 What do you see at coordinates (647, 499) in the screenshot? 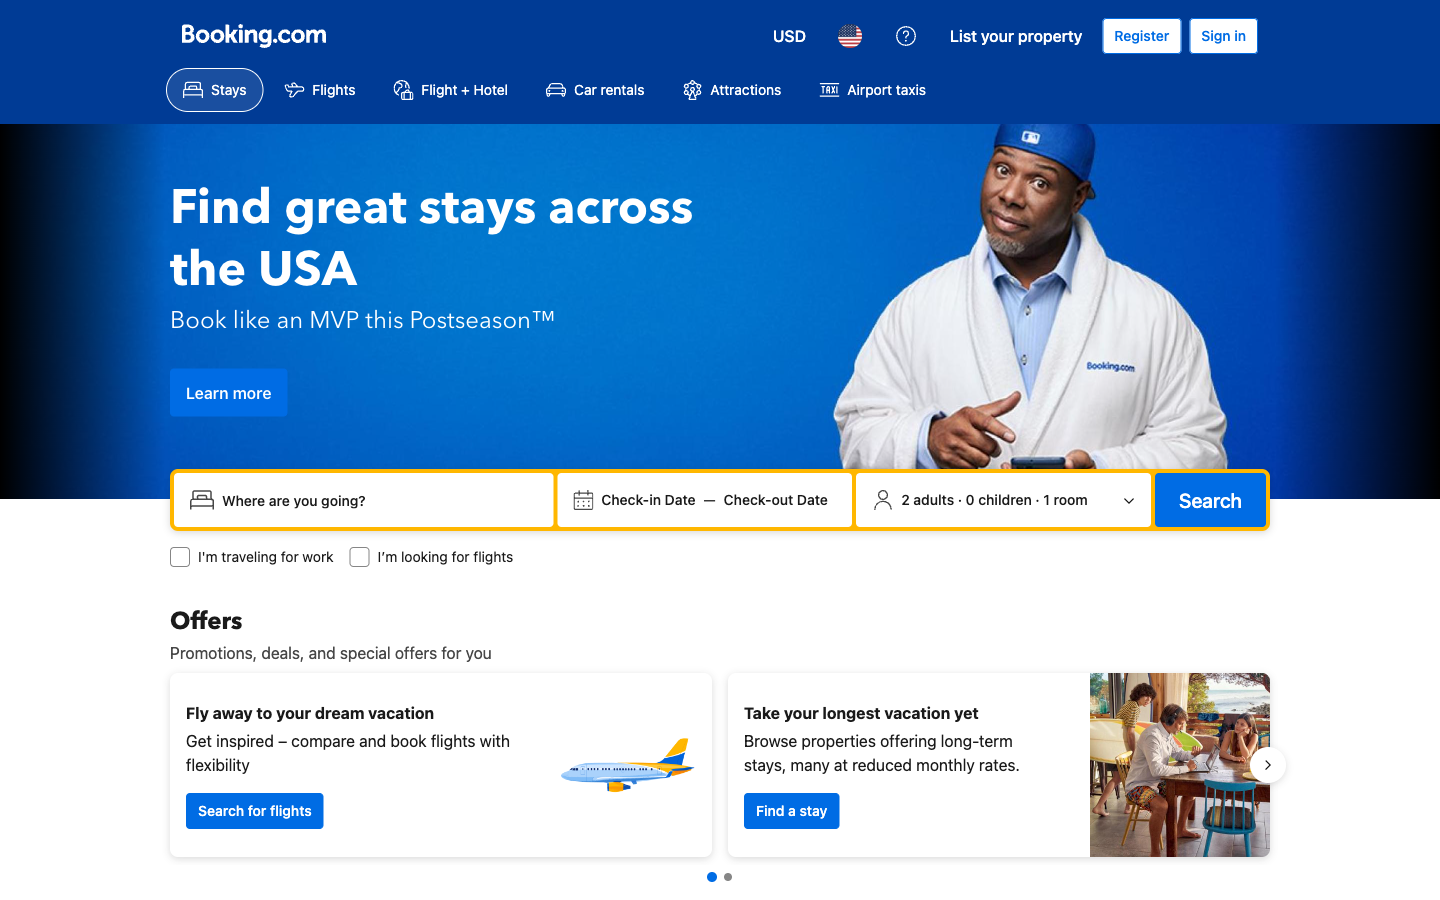
I see `the check in dates by clicking on the check in Data button` at bounding box center [647, 499].